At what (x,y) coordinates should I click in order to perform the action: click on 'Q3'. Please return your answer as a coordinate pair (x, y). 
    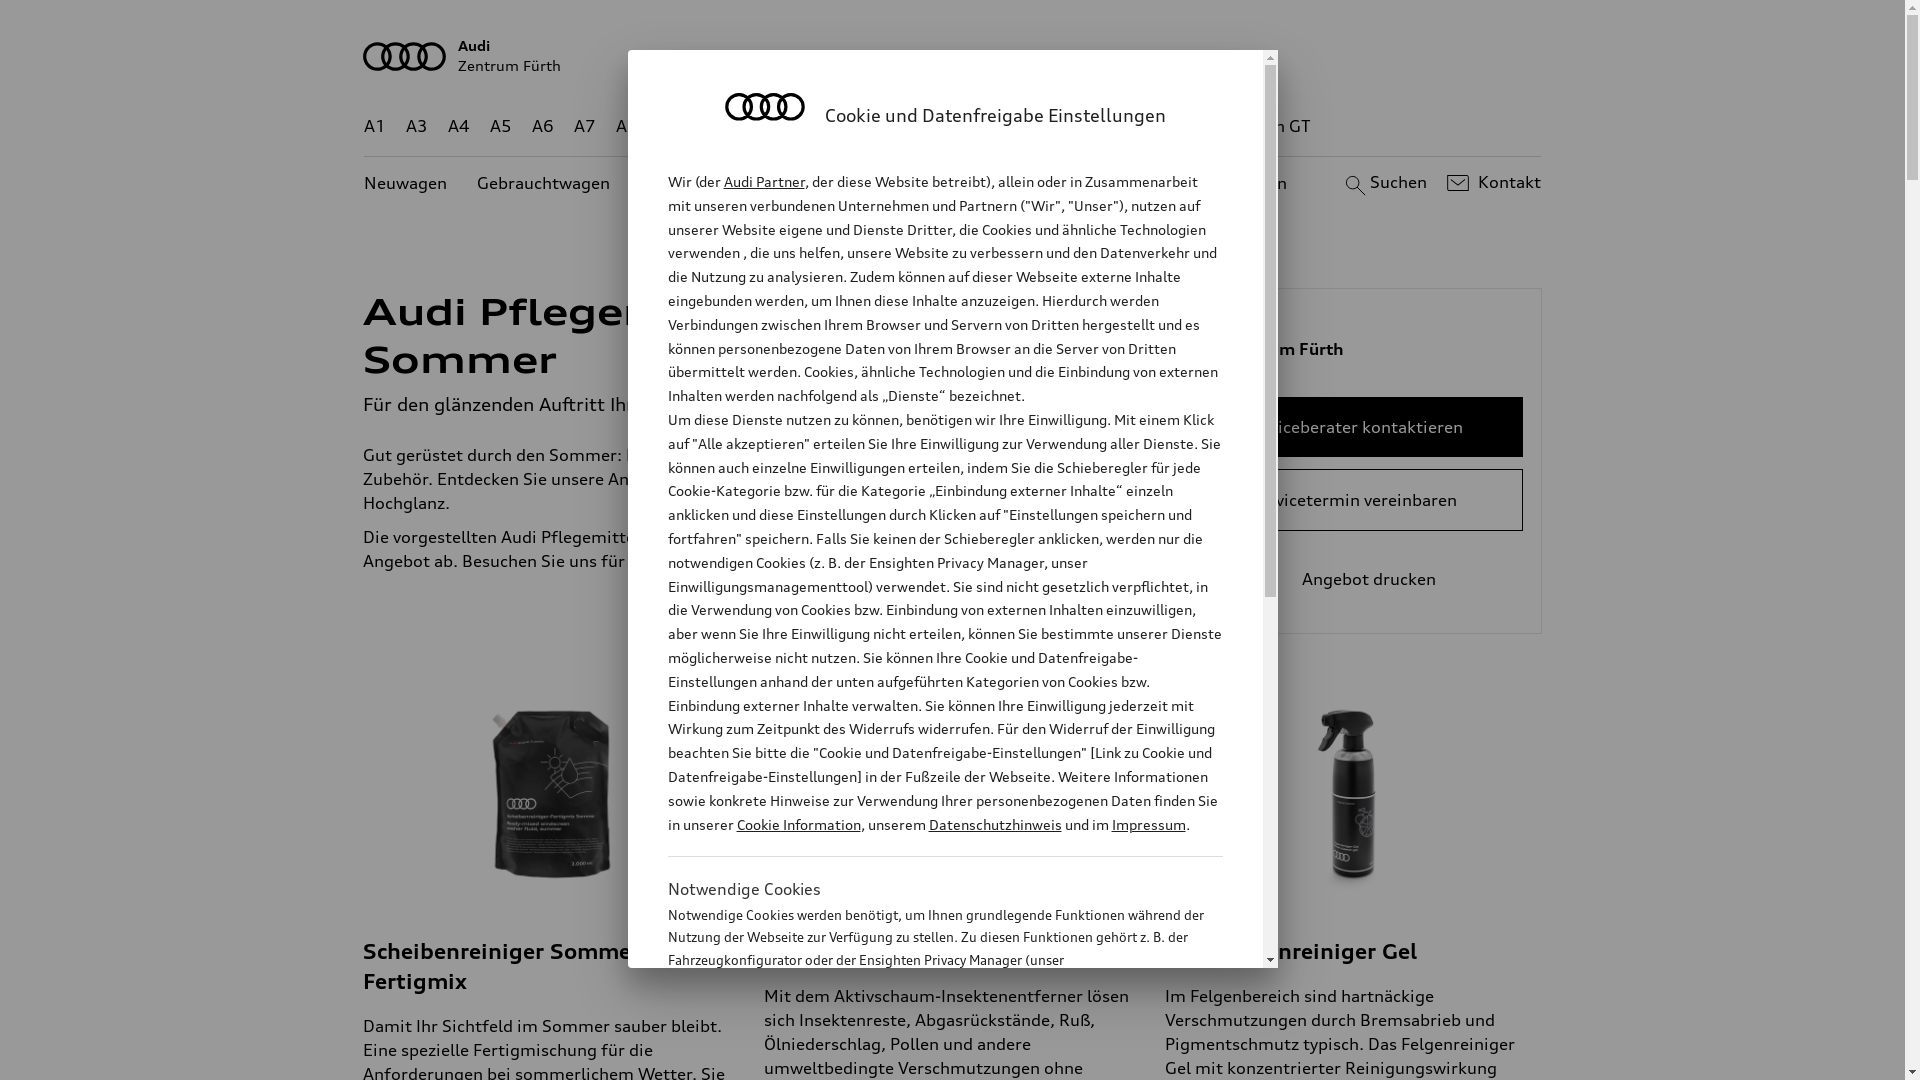
    Looking at the image, I should click on (712, 126).